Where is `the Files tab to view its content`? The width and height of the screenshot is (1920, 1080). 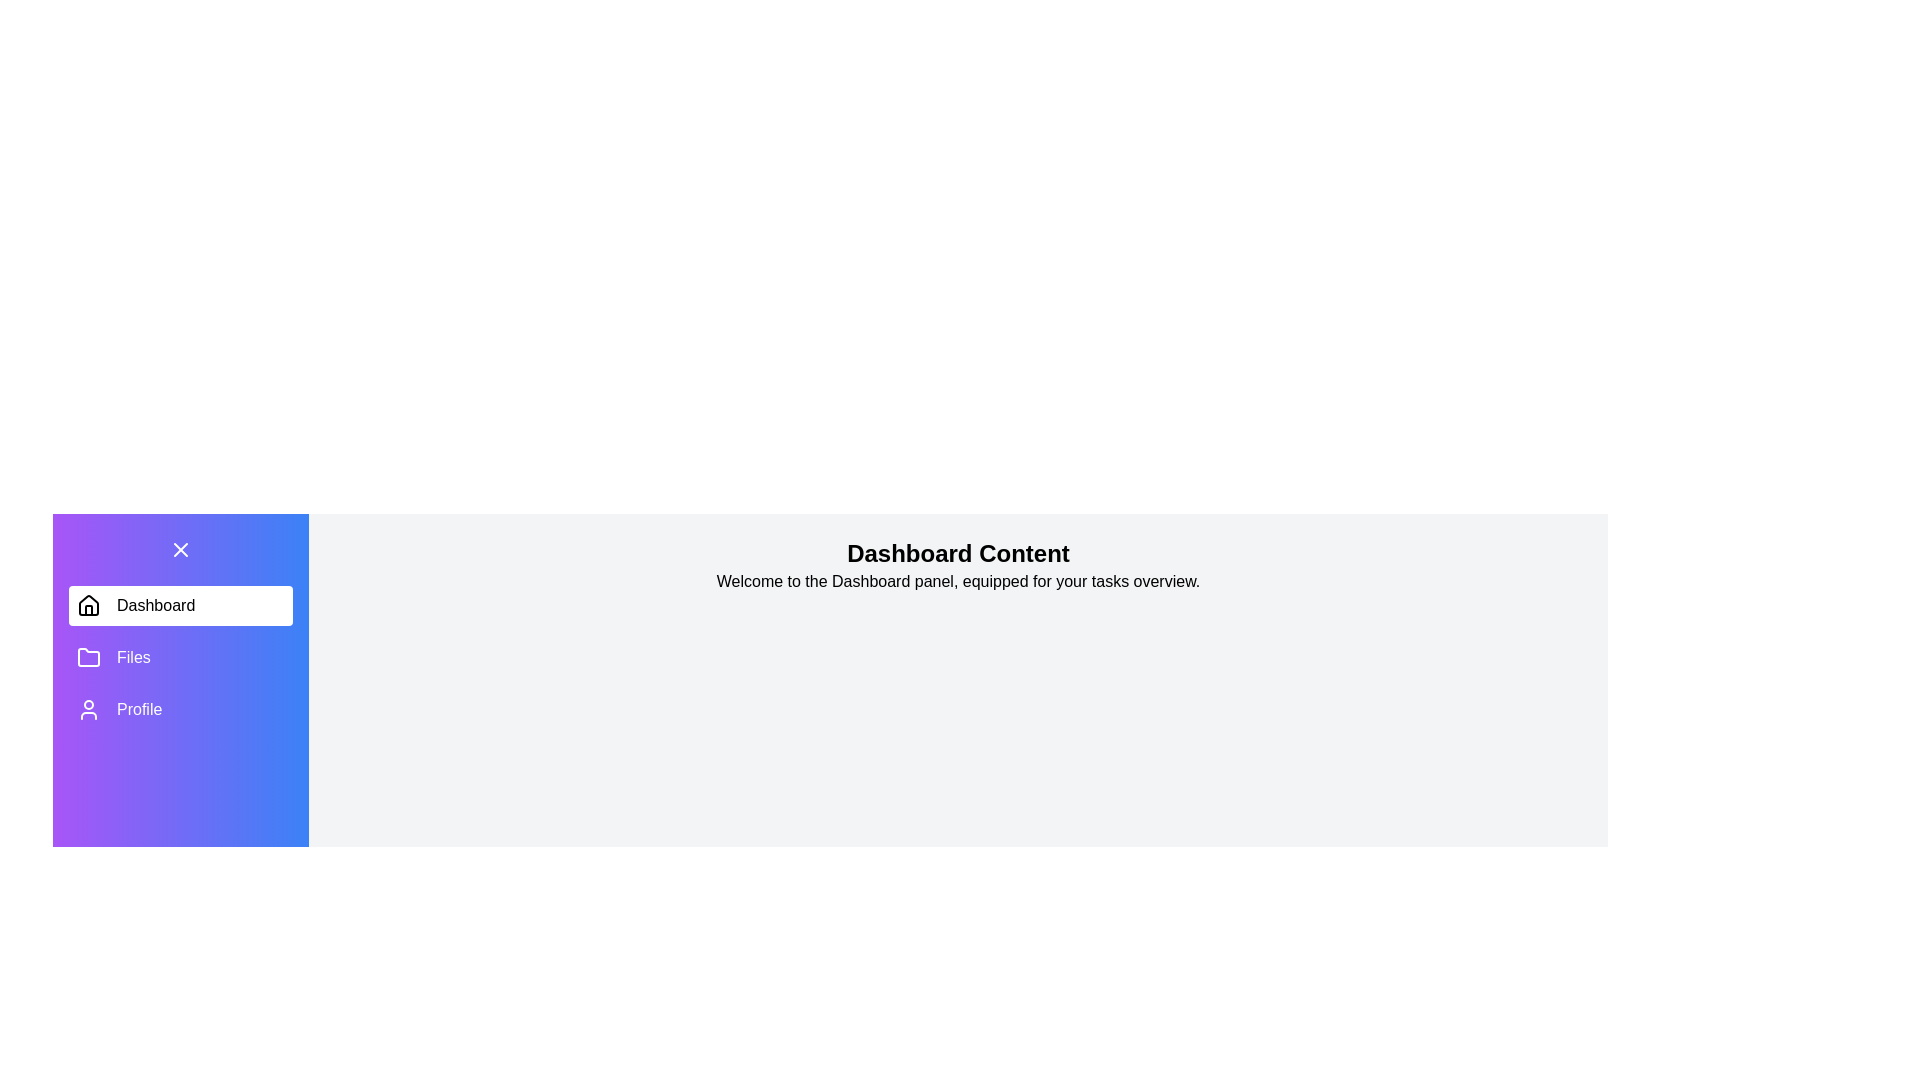
the Files tab to view its content is located at coordinates (181, 658).